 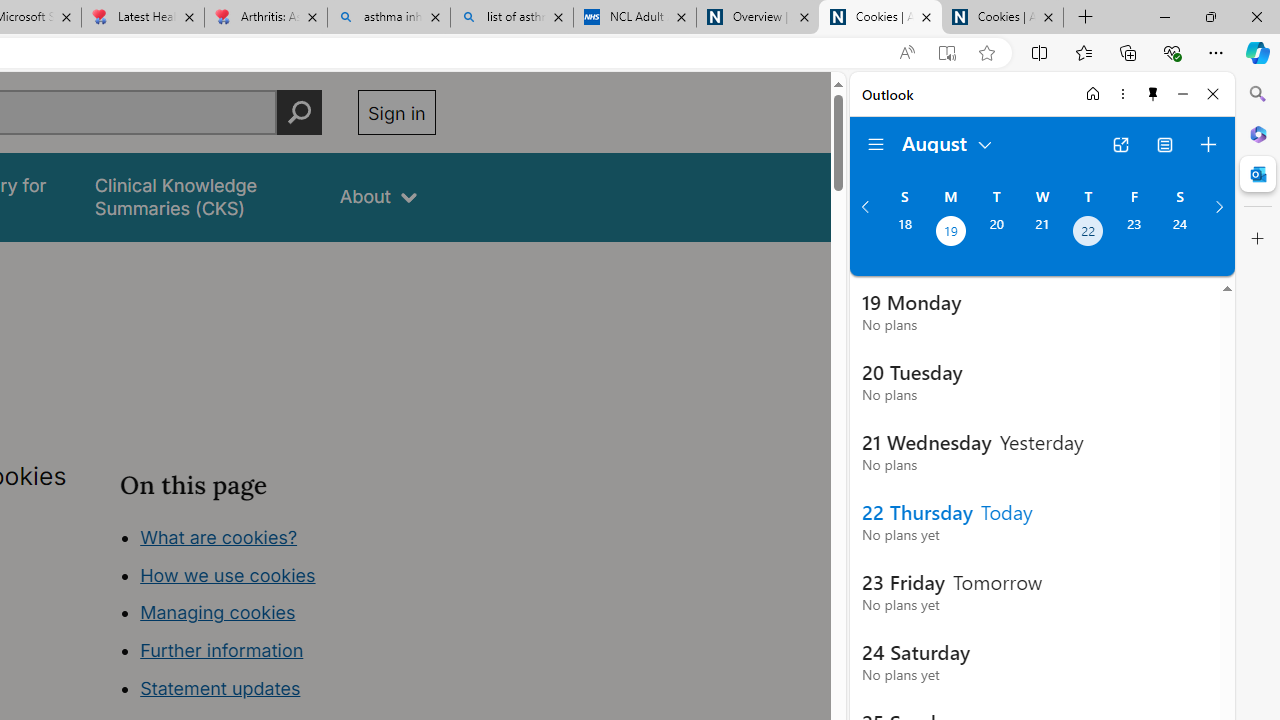 I want to click on 'Managing cookies', so click(x=217, y=612).